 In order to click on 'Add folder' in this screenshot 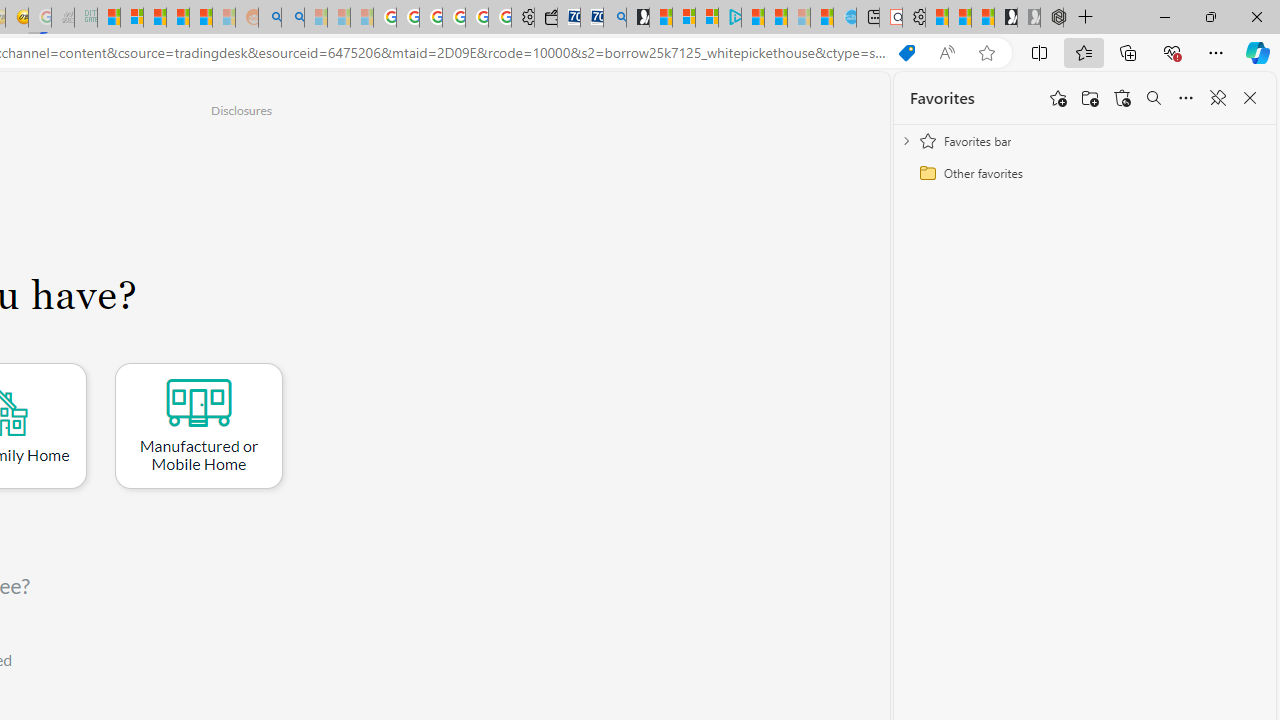, I will do `click(1088, 98)`.